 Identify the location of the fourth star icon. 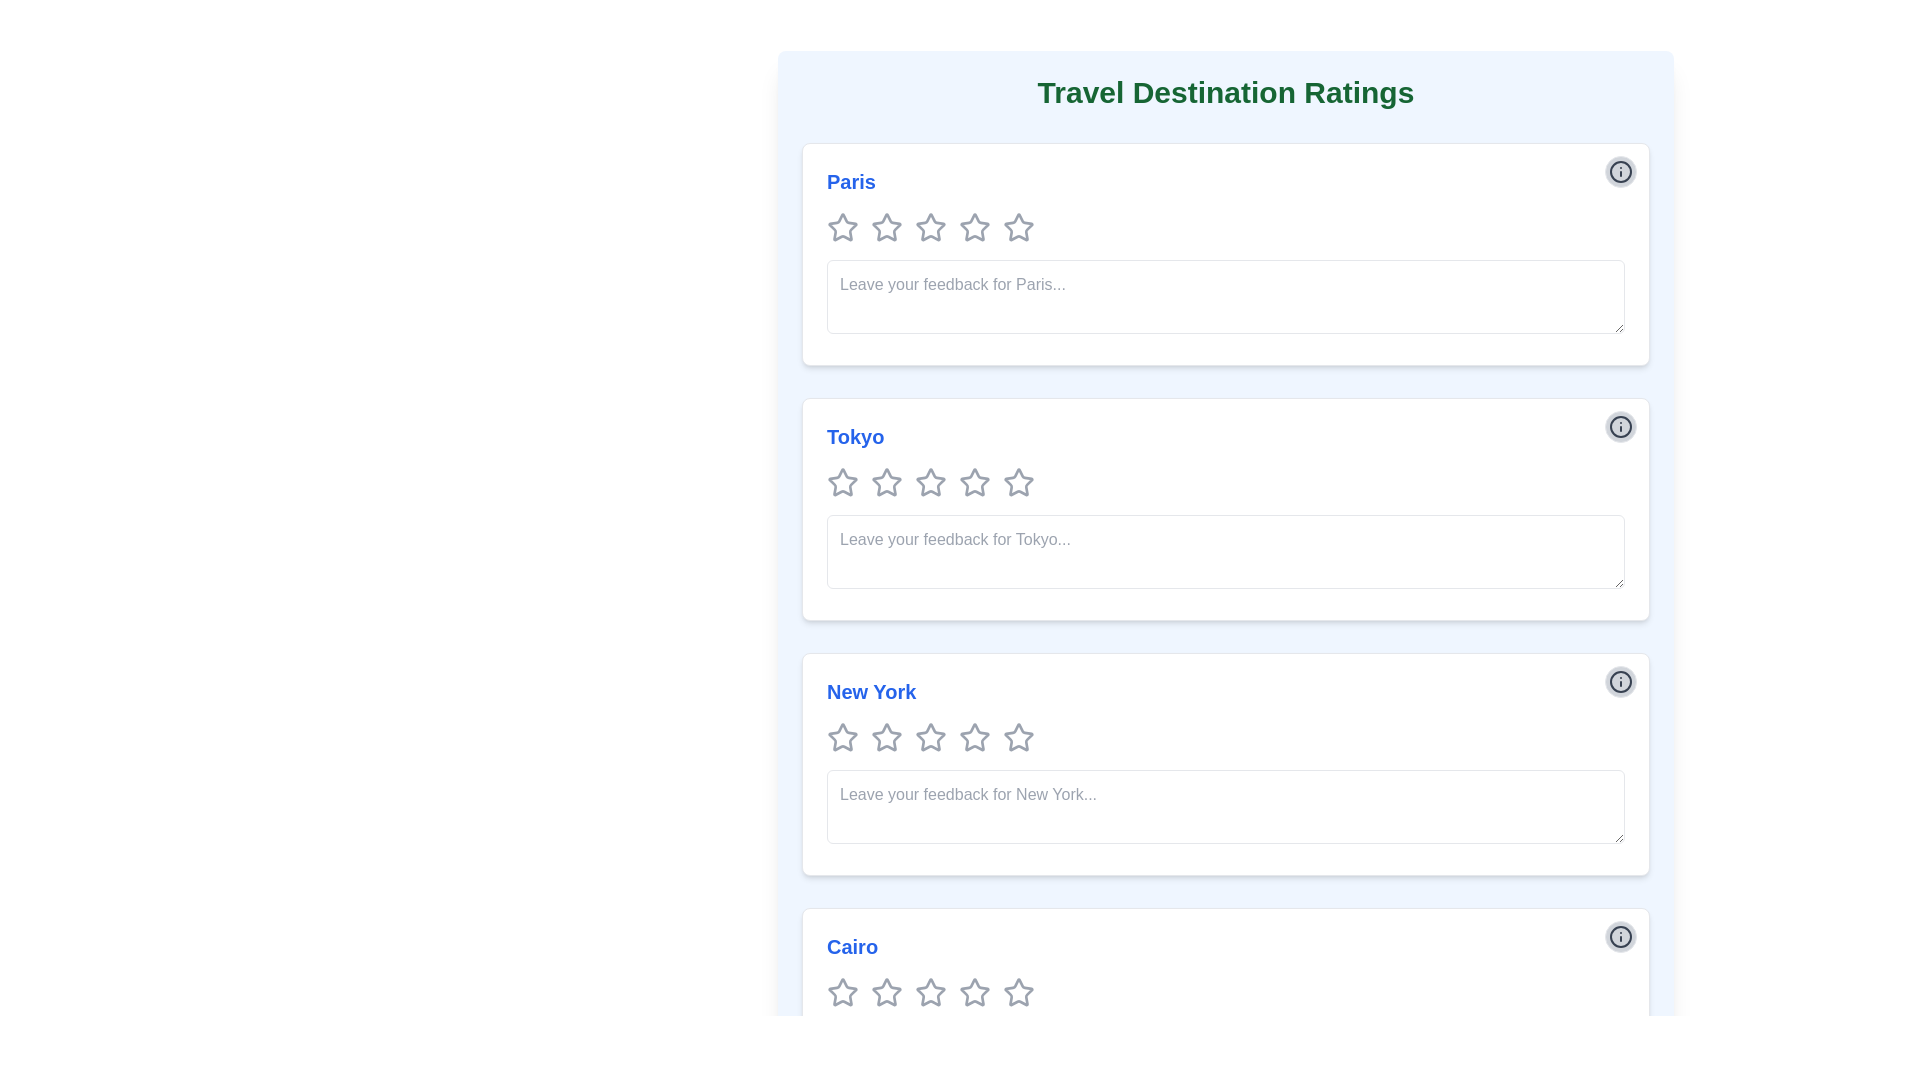
(930, 737).